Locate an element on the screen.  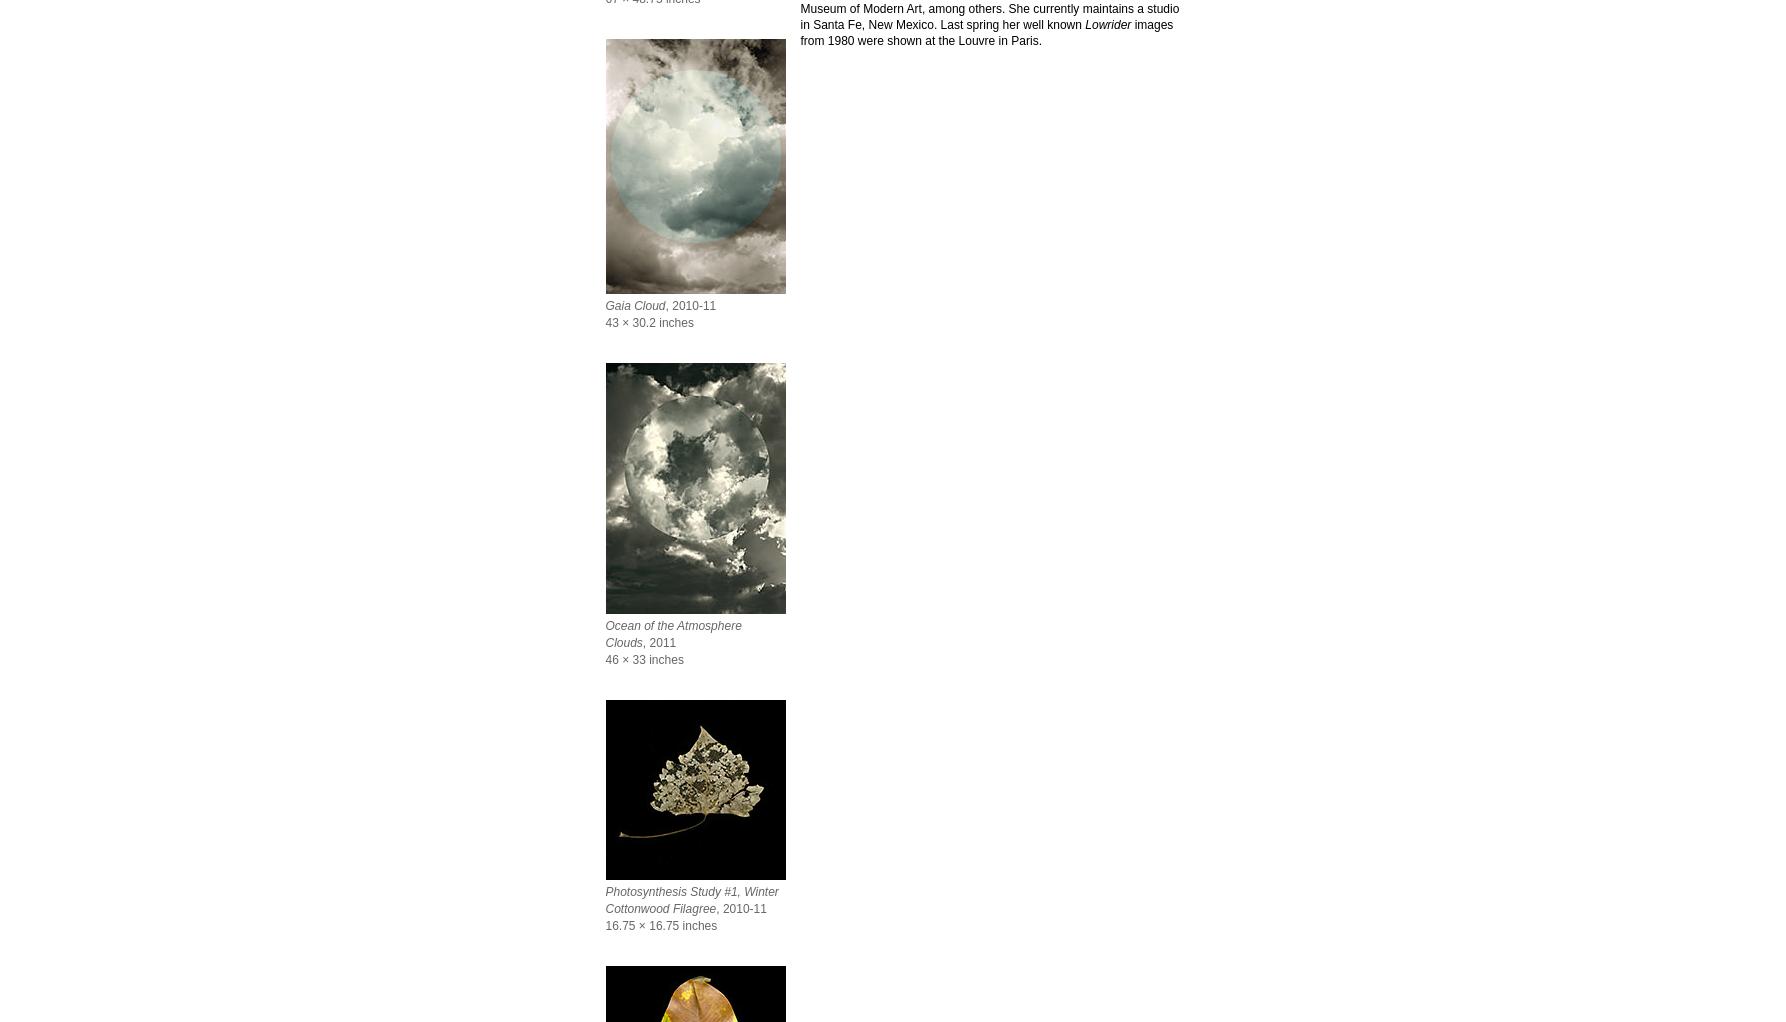
'Gaia Cloud' is located at coordinates (634, 304).